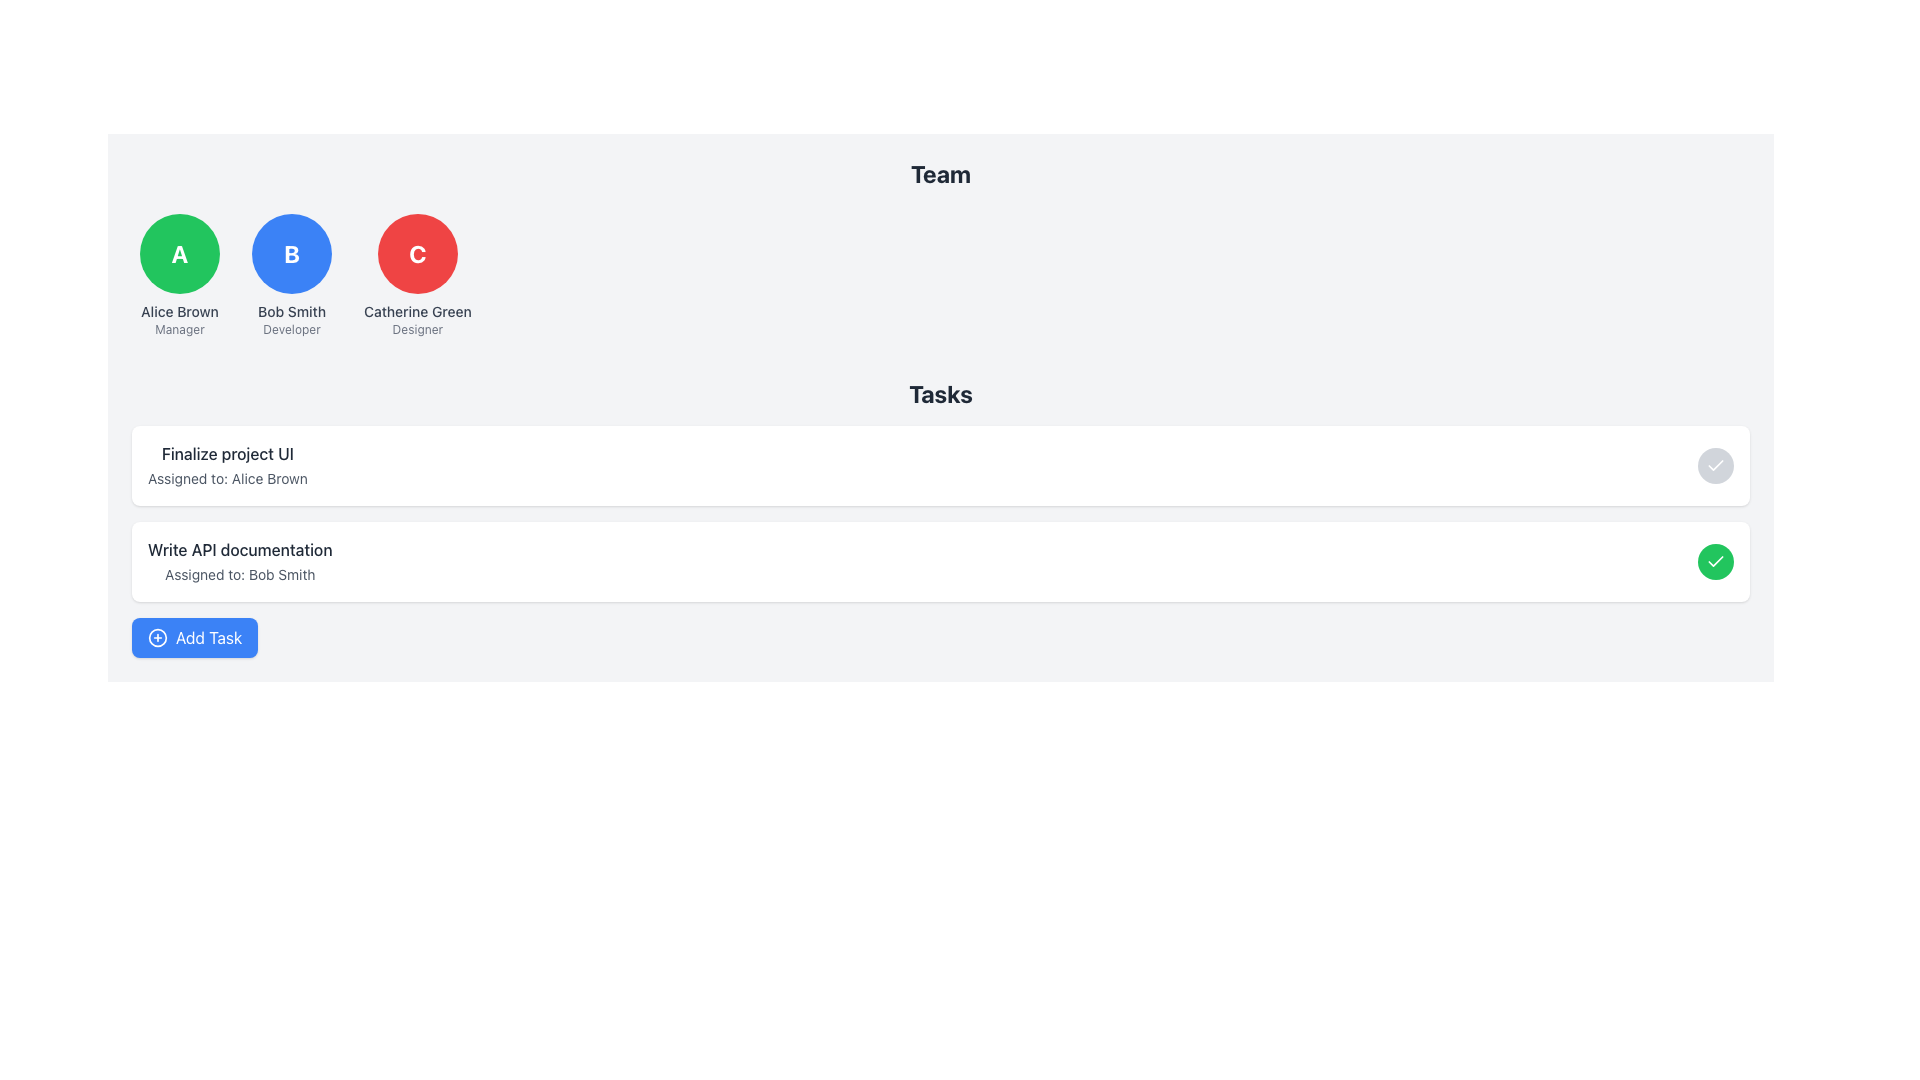  What do you see at coordinates (157, 637) in the screenshot?
I see `the circular vector graphic (SVG) representing the base of the plus-circle icon located within the blue 'Add Task' button in the bottom-left area` at bounding box center [157, 637].